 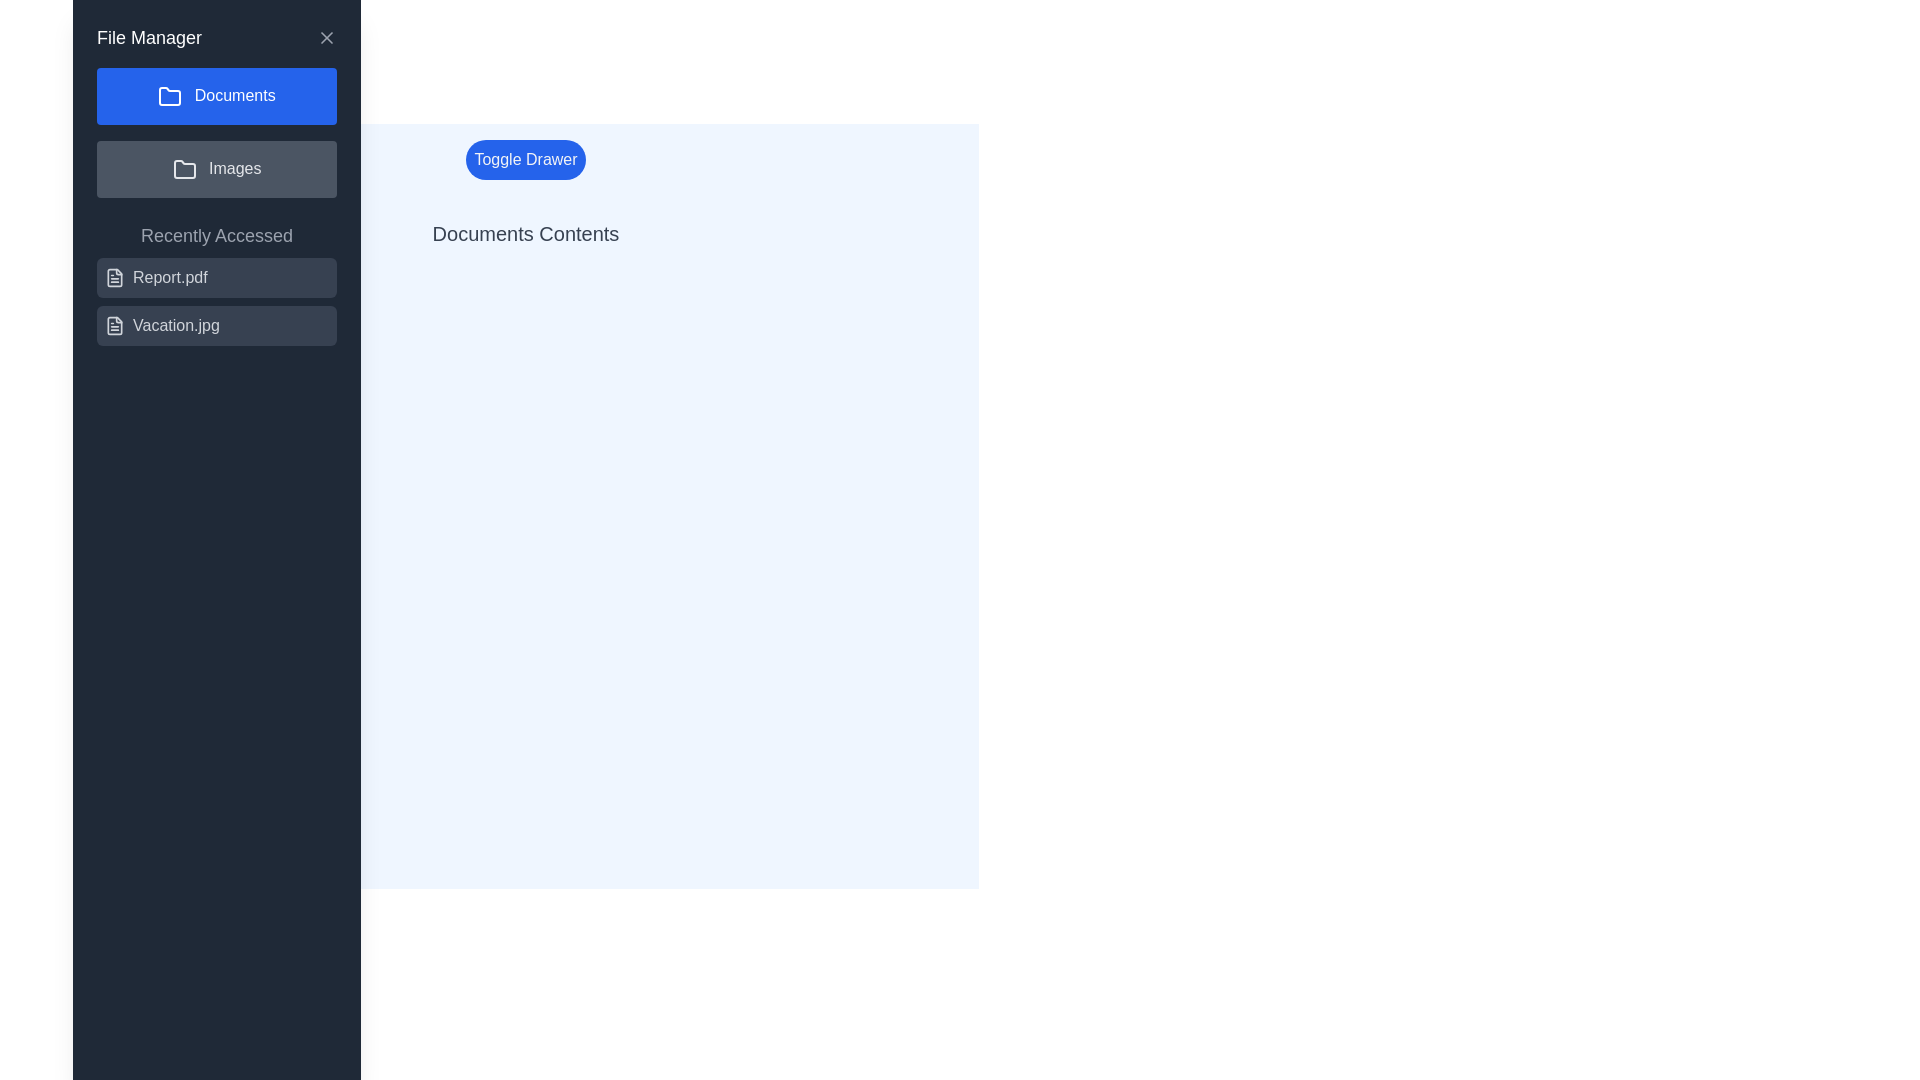 What do you see at coordinates (216, 96) in the screenshot?
I see `the 'Documents' button, which is the first button in the left sidebar of the File Manager, located above the 'Images' button` at bounding box center [216, 96].